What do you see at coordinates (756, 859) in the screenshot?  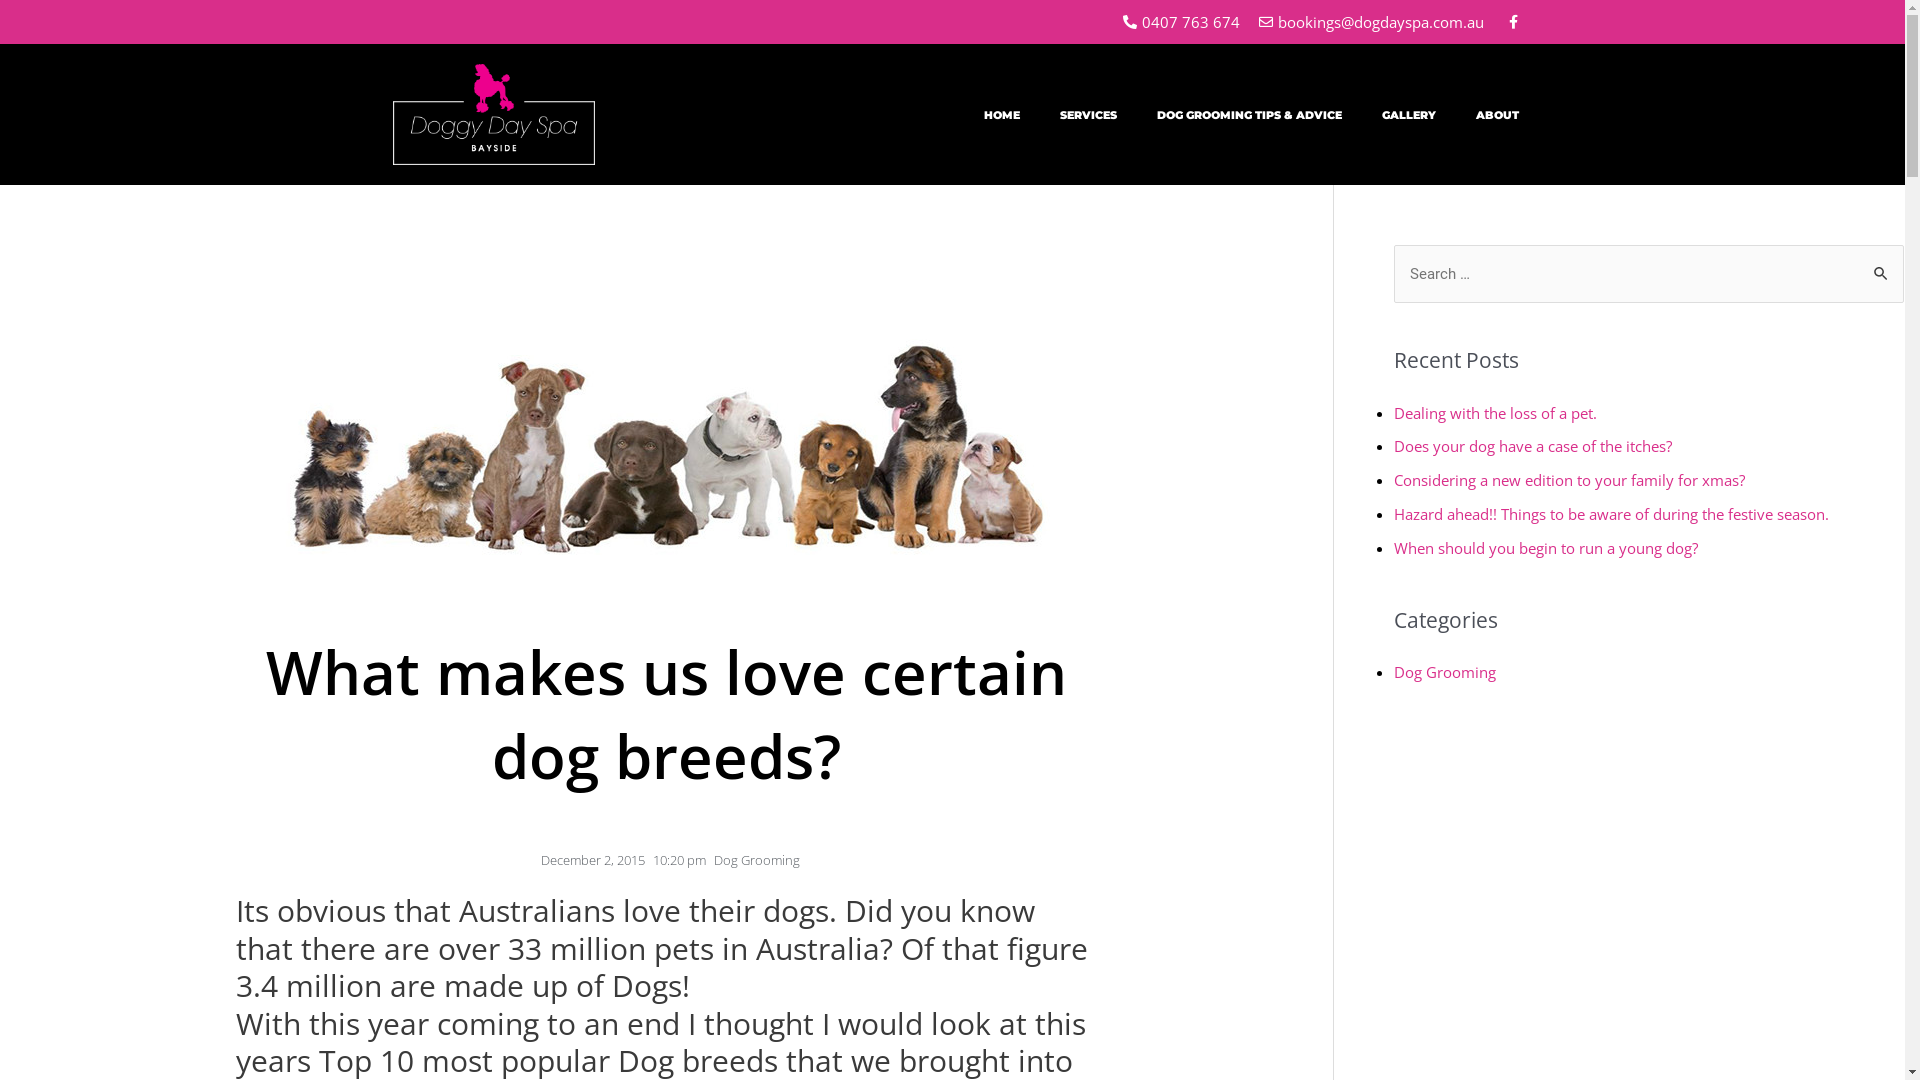 I see `'Dog Grooming'` at bounding box center [756, 859].